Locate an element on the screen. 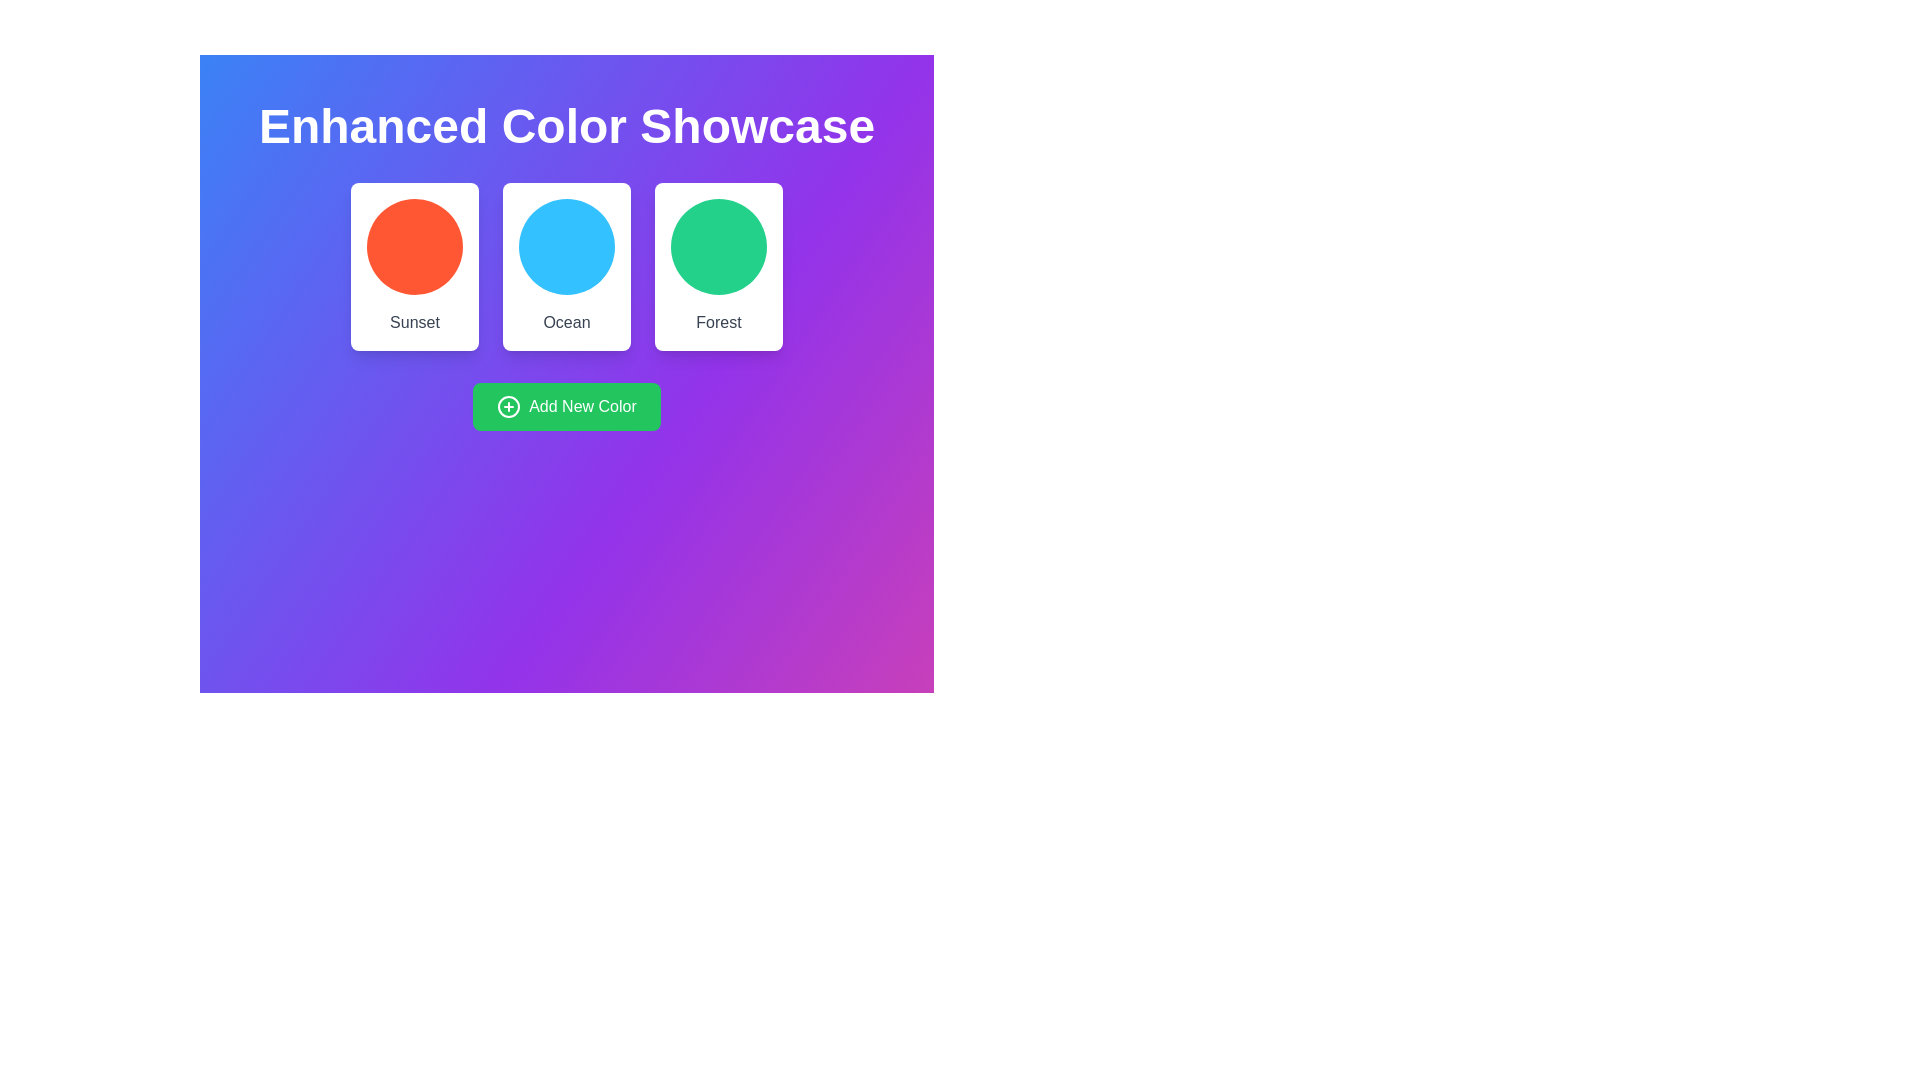 The width and height of the screenshot is (1920, 1080). the second text label that indicates the theme 'Ocean', positioned centrally beneath a blue circular graphical representation is located at coordinates (565, 322).